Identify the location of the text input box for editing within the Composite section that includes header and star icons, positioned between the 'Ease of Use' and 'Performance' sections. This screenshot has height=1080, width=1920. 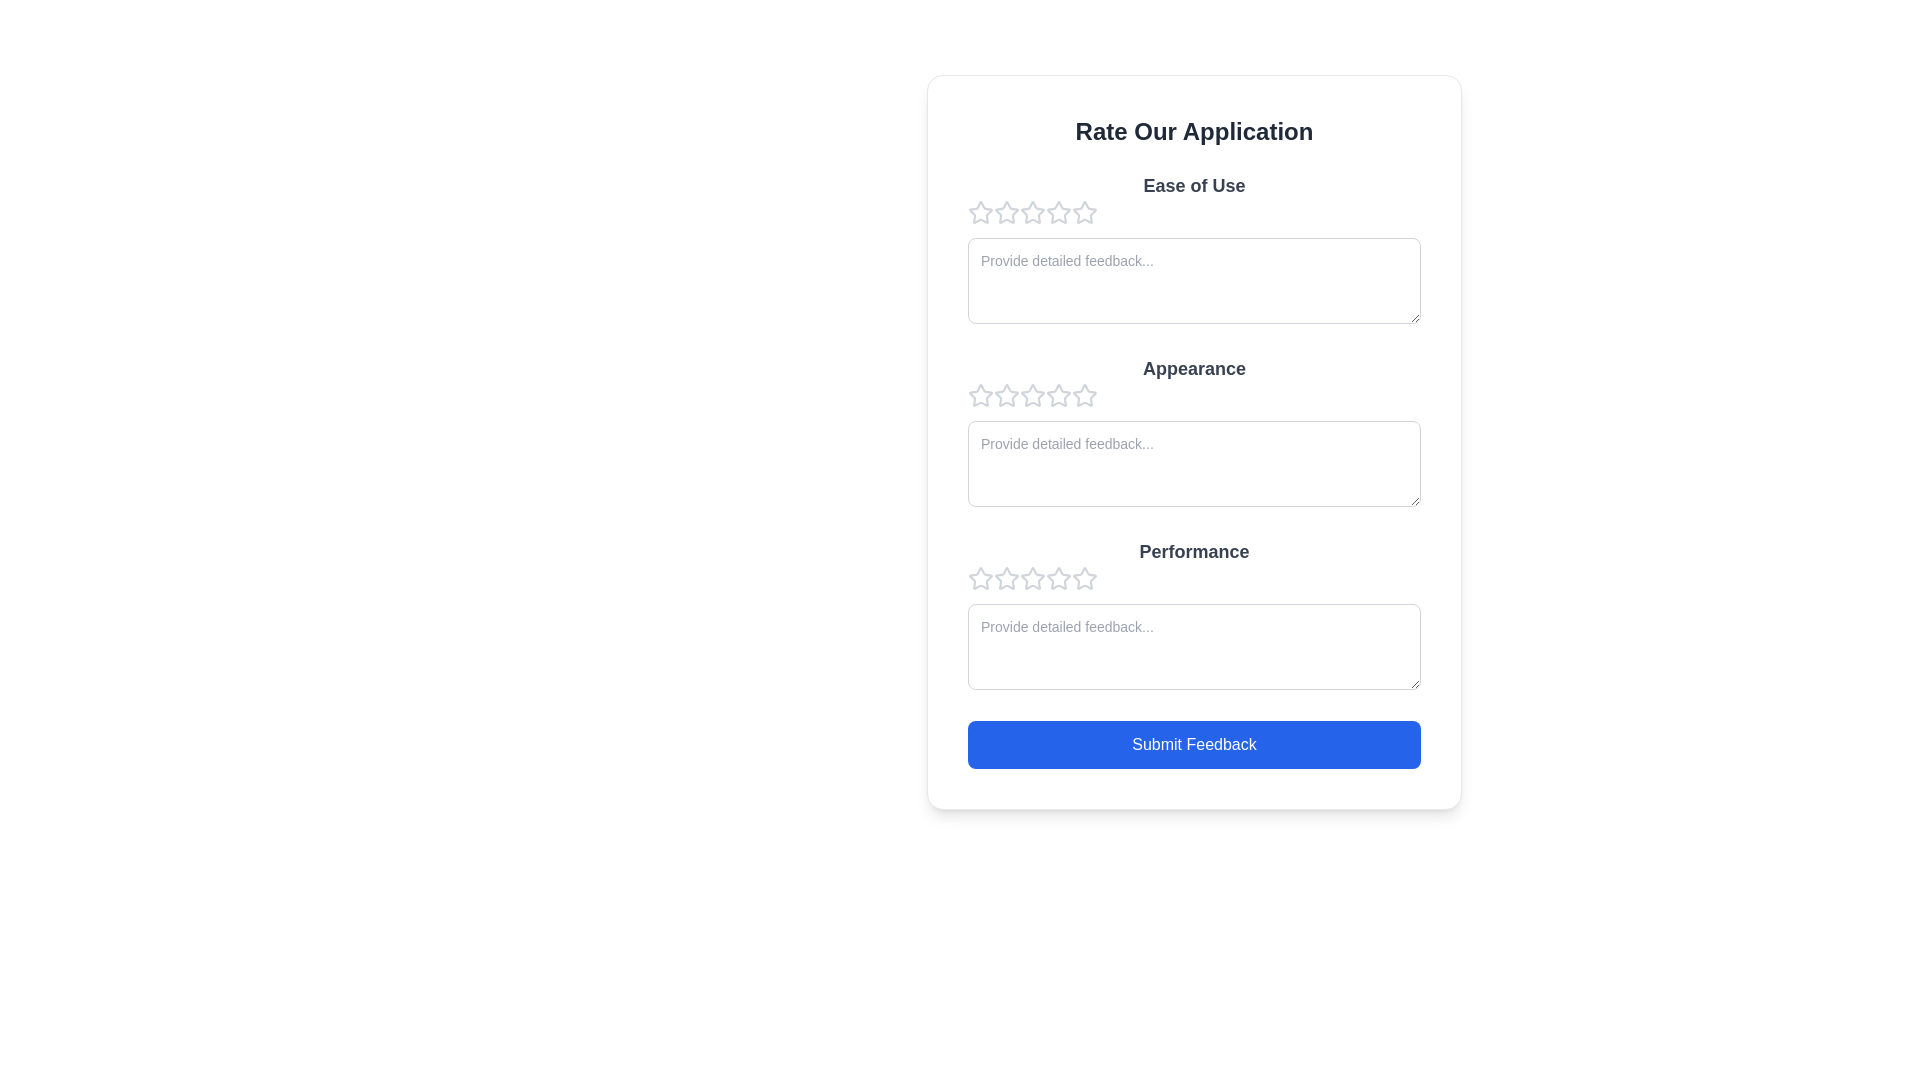
(1194, 433).